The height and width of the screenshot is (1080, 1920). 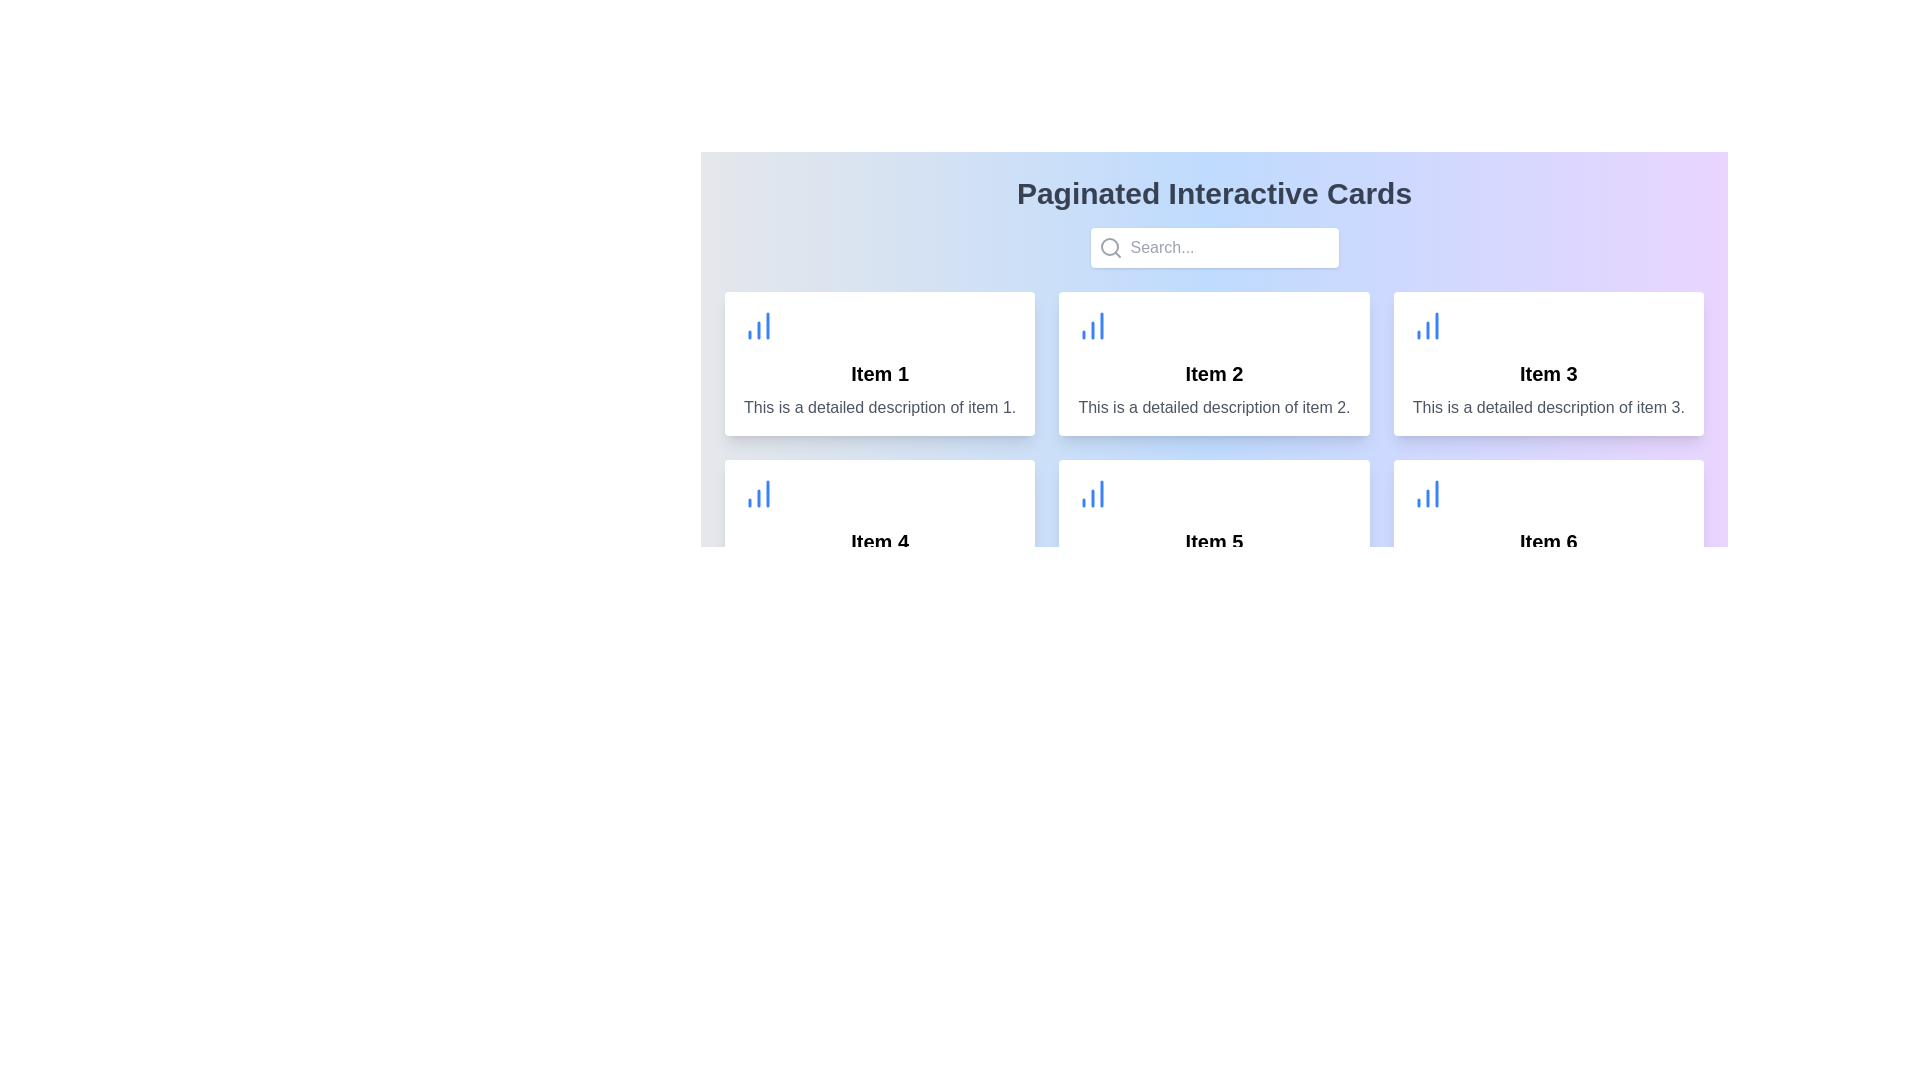 What do you see at coordinates (1547, 407) in the screenshot?
I see `contents of the text label that contains the descriptive text 'This is a detailed description of item 3.' styled in gray font, positioned below the title 'Item 3' within the card structure` at bounding box center [1547, 407].